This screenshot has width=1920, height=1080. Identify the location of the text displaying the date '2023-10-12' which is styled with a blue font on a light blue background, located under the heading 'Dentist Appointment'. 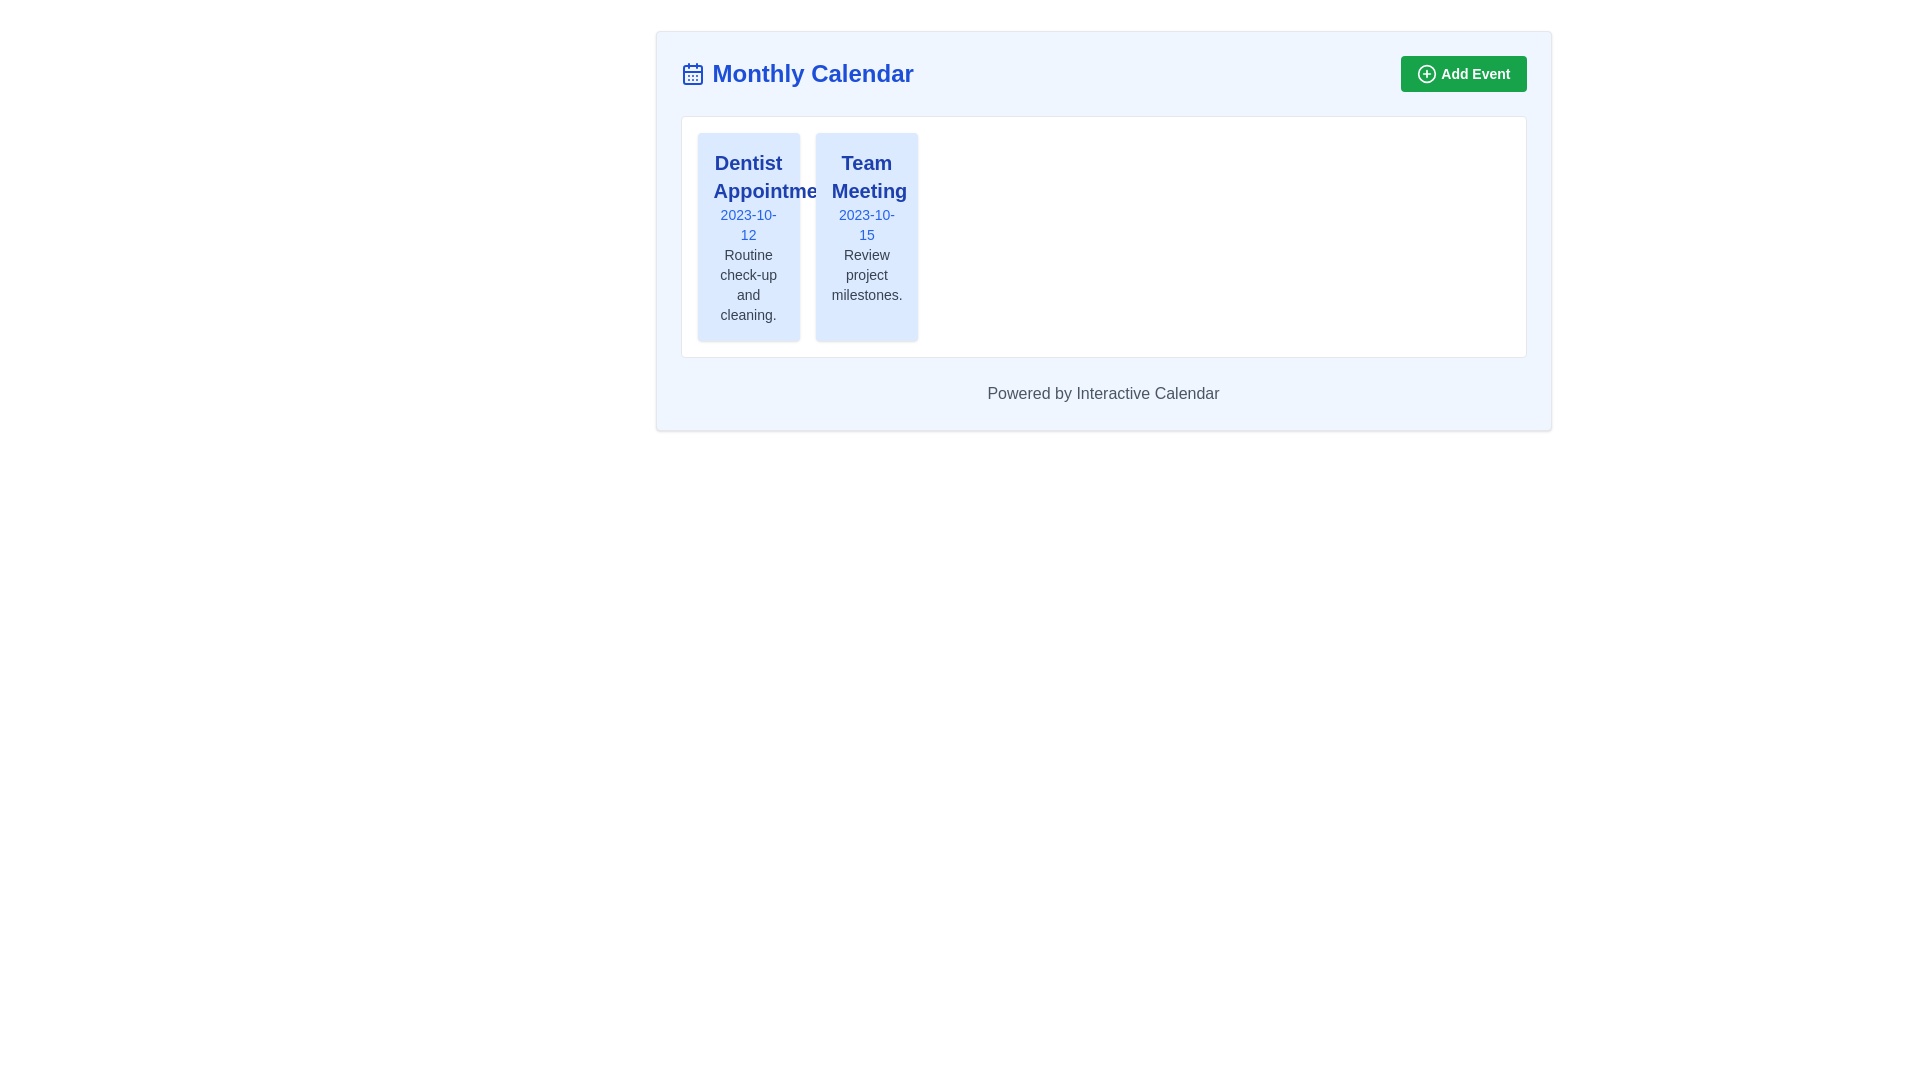
(747, 224).